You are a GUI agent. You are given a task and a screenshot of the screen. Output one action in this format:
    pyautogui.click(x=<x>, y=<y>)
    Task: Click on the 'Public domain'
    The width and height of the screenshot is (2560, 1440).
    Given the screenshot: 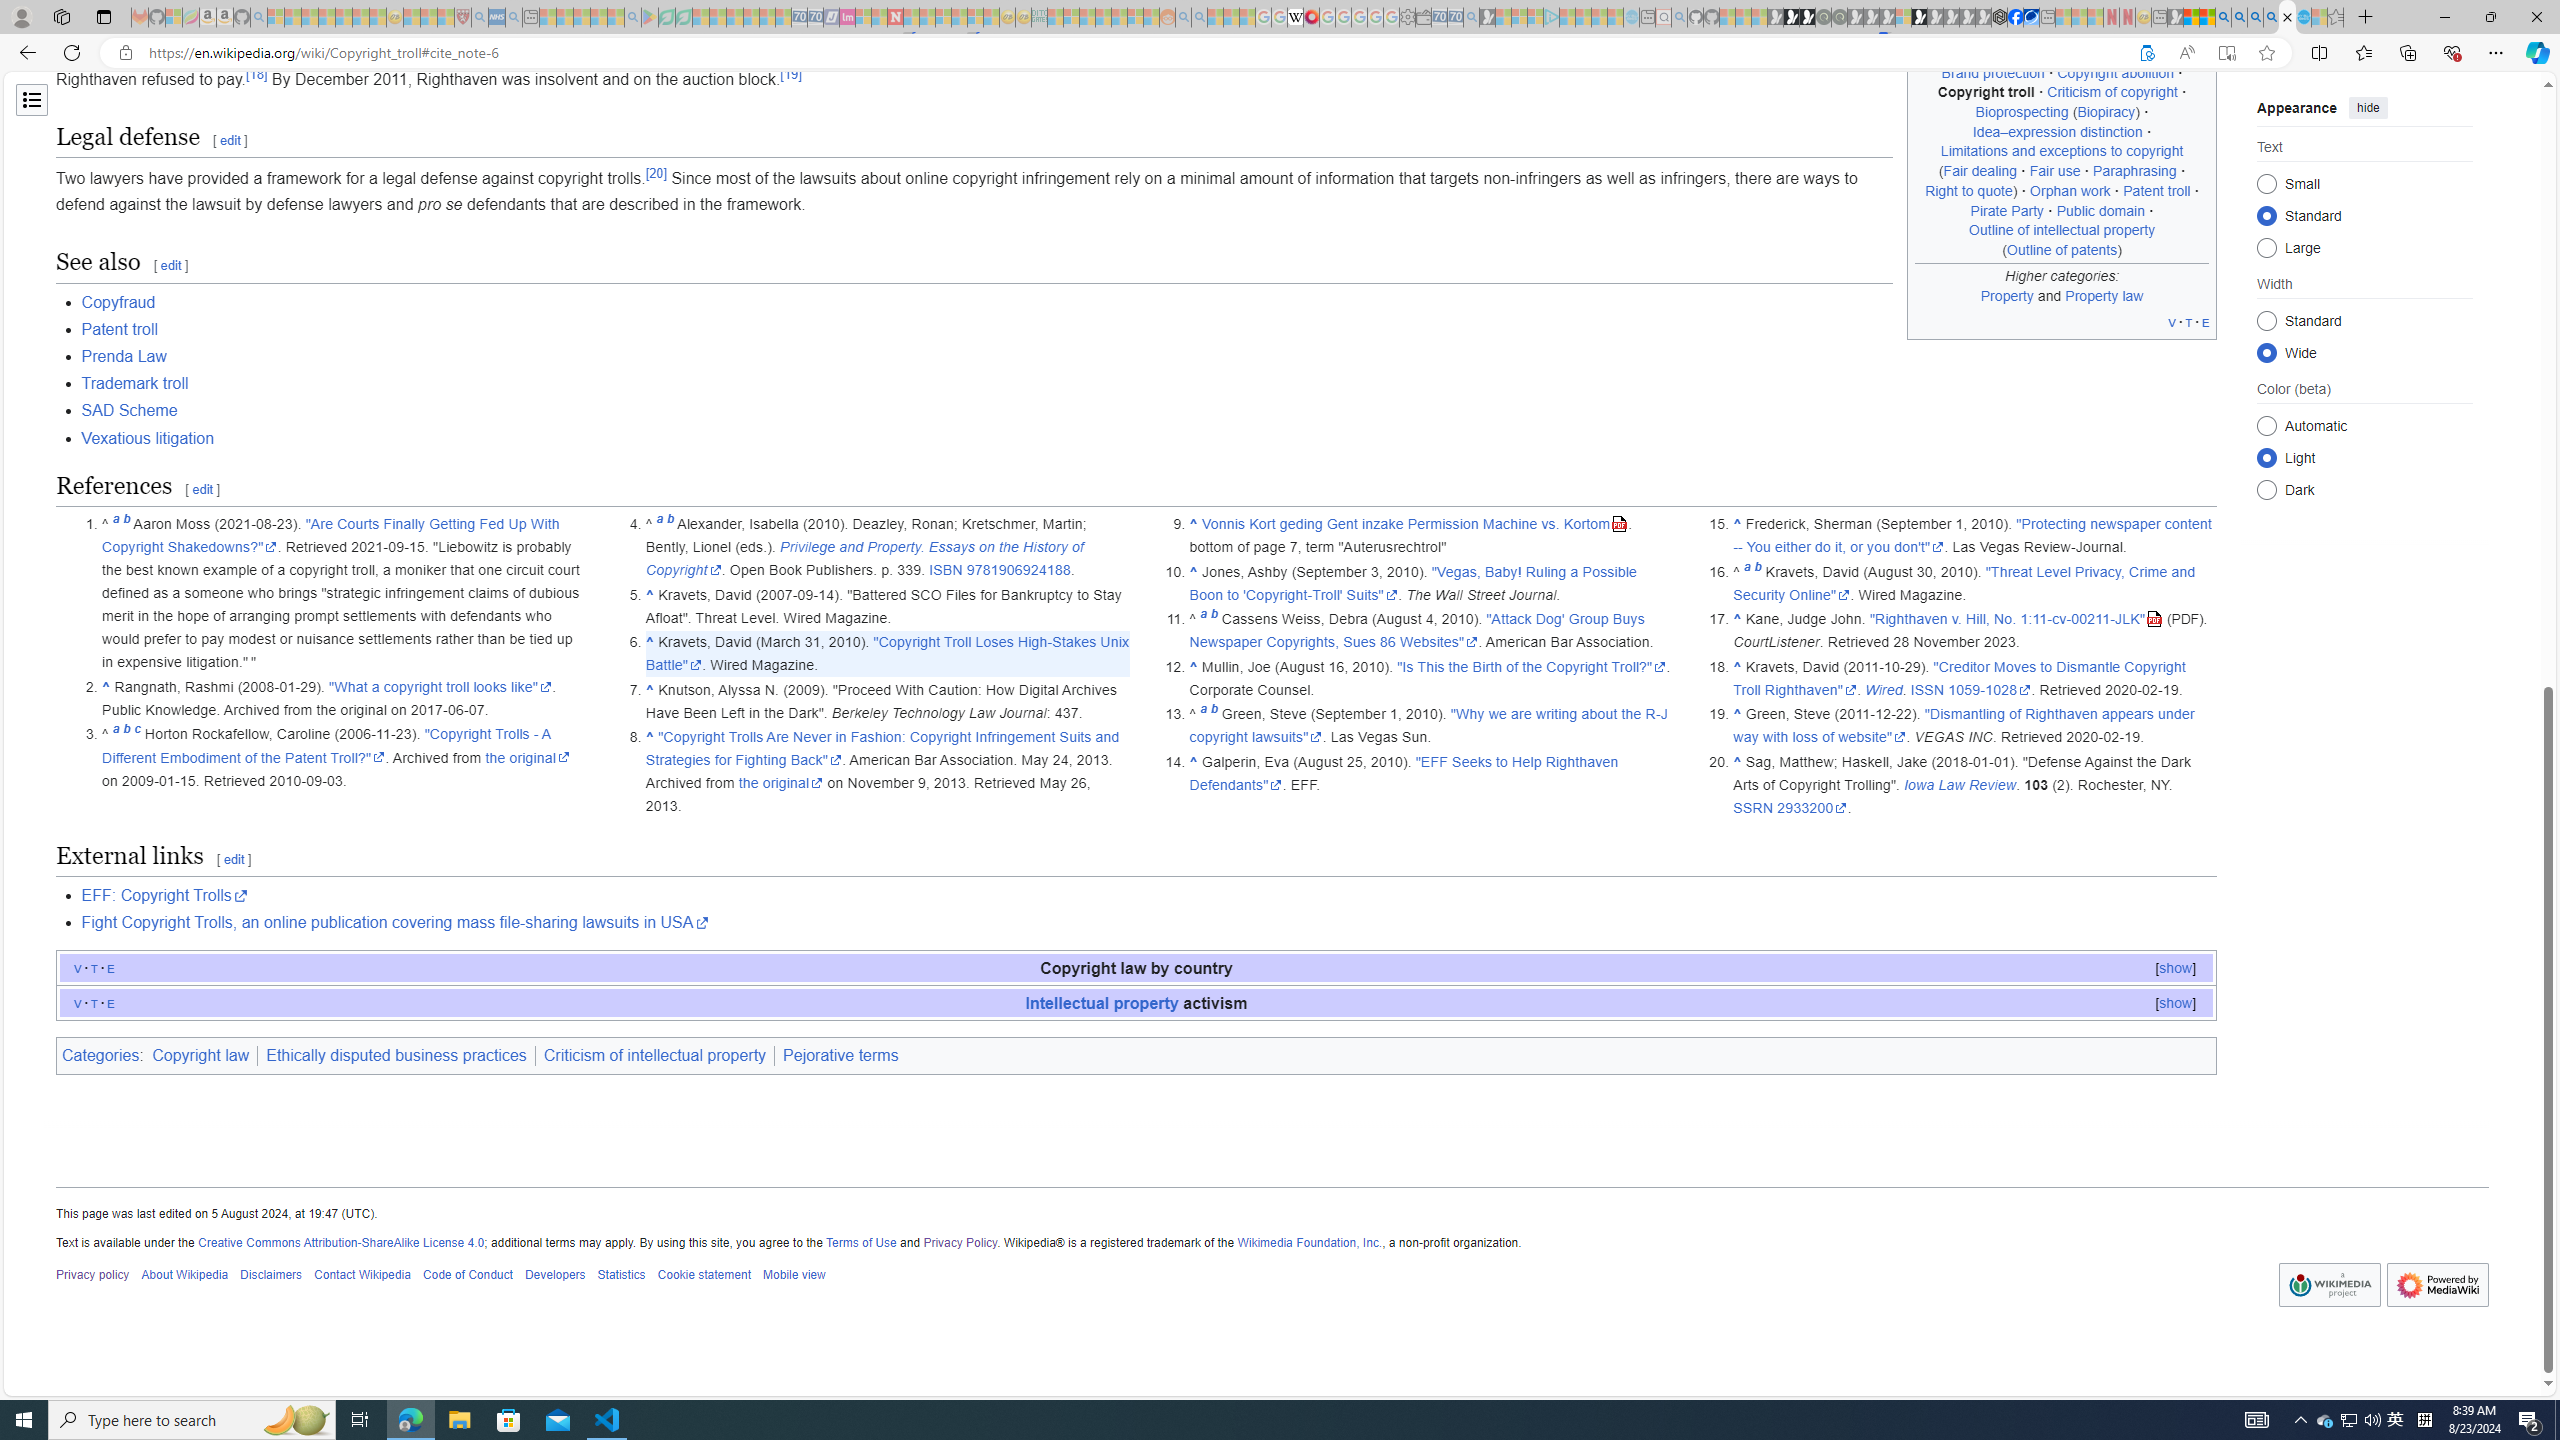 What is the action you would take?
    pyautogui.click(x=2099, y=210)
    